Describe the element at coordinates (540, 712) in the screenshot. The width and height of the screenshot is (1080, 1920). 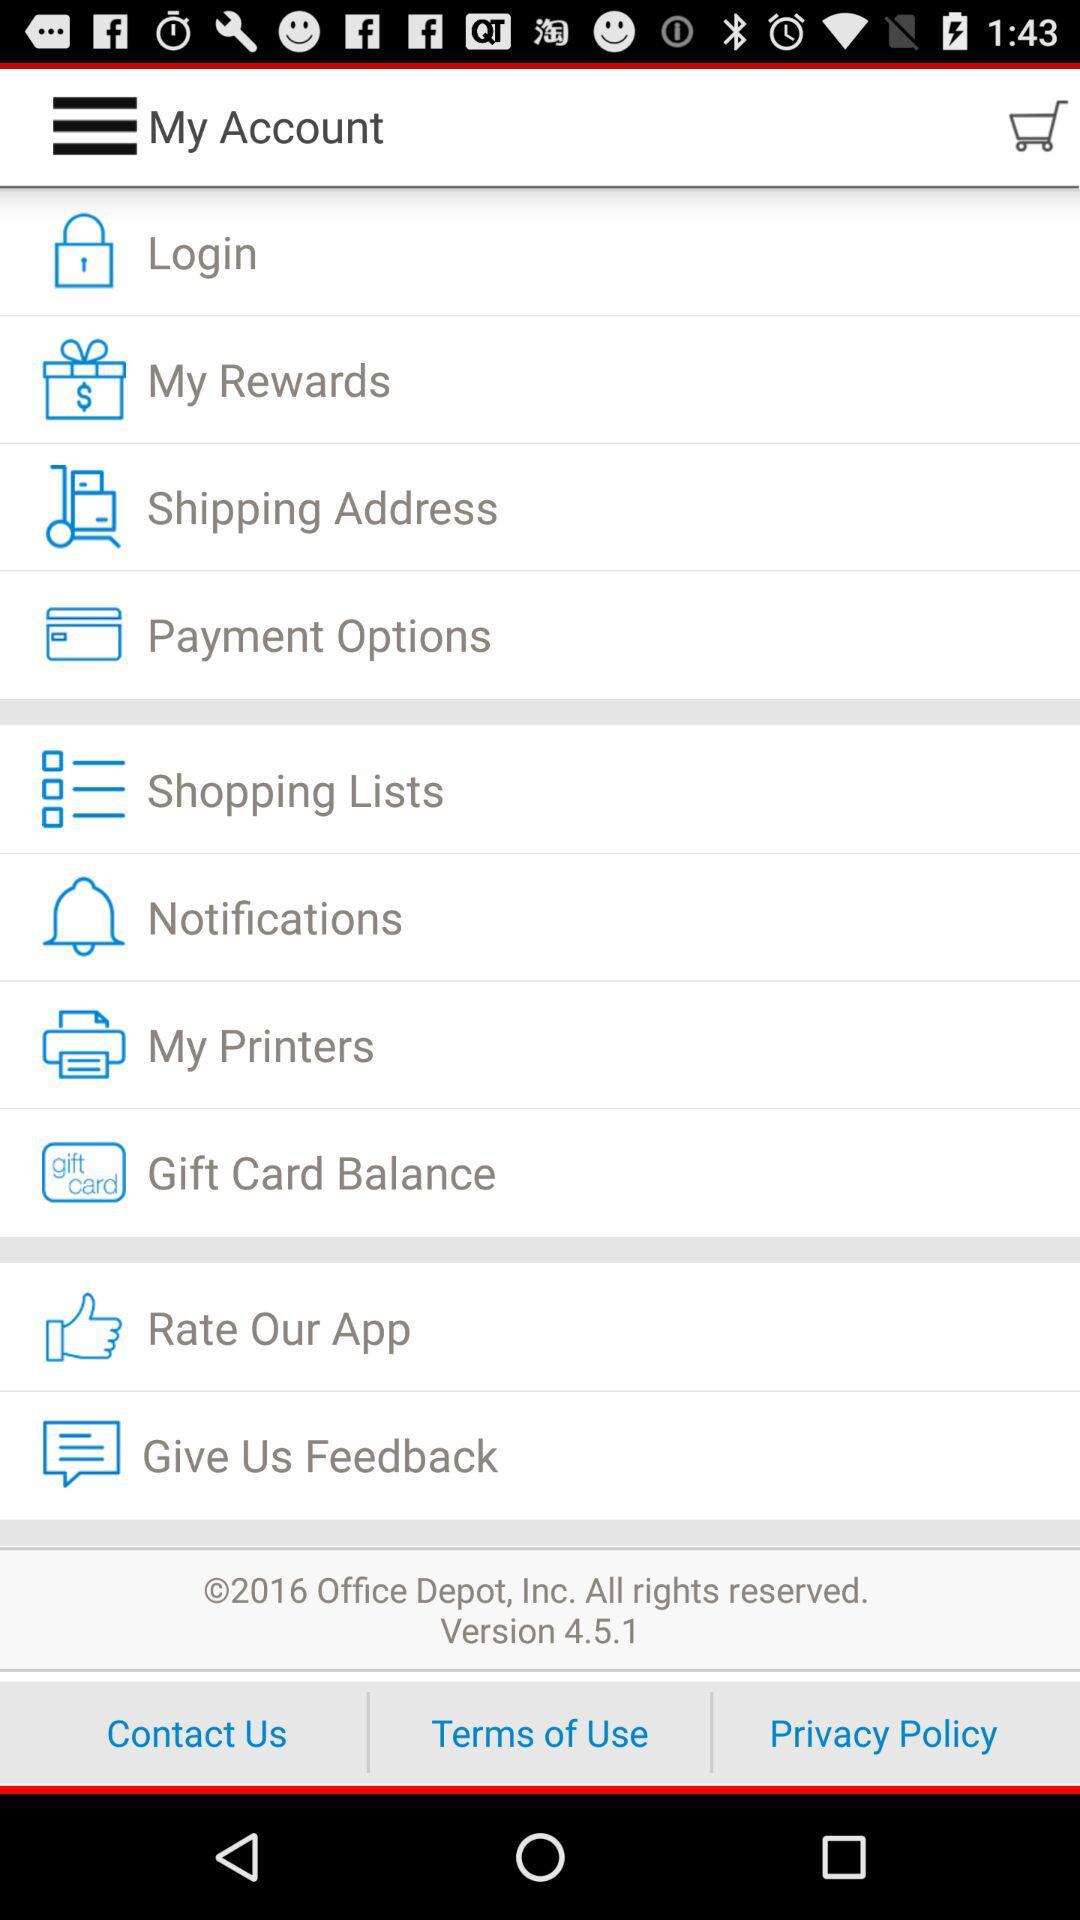
I see `the app above the shopping lists` at that location.